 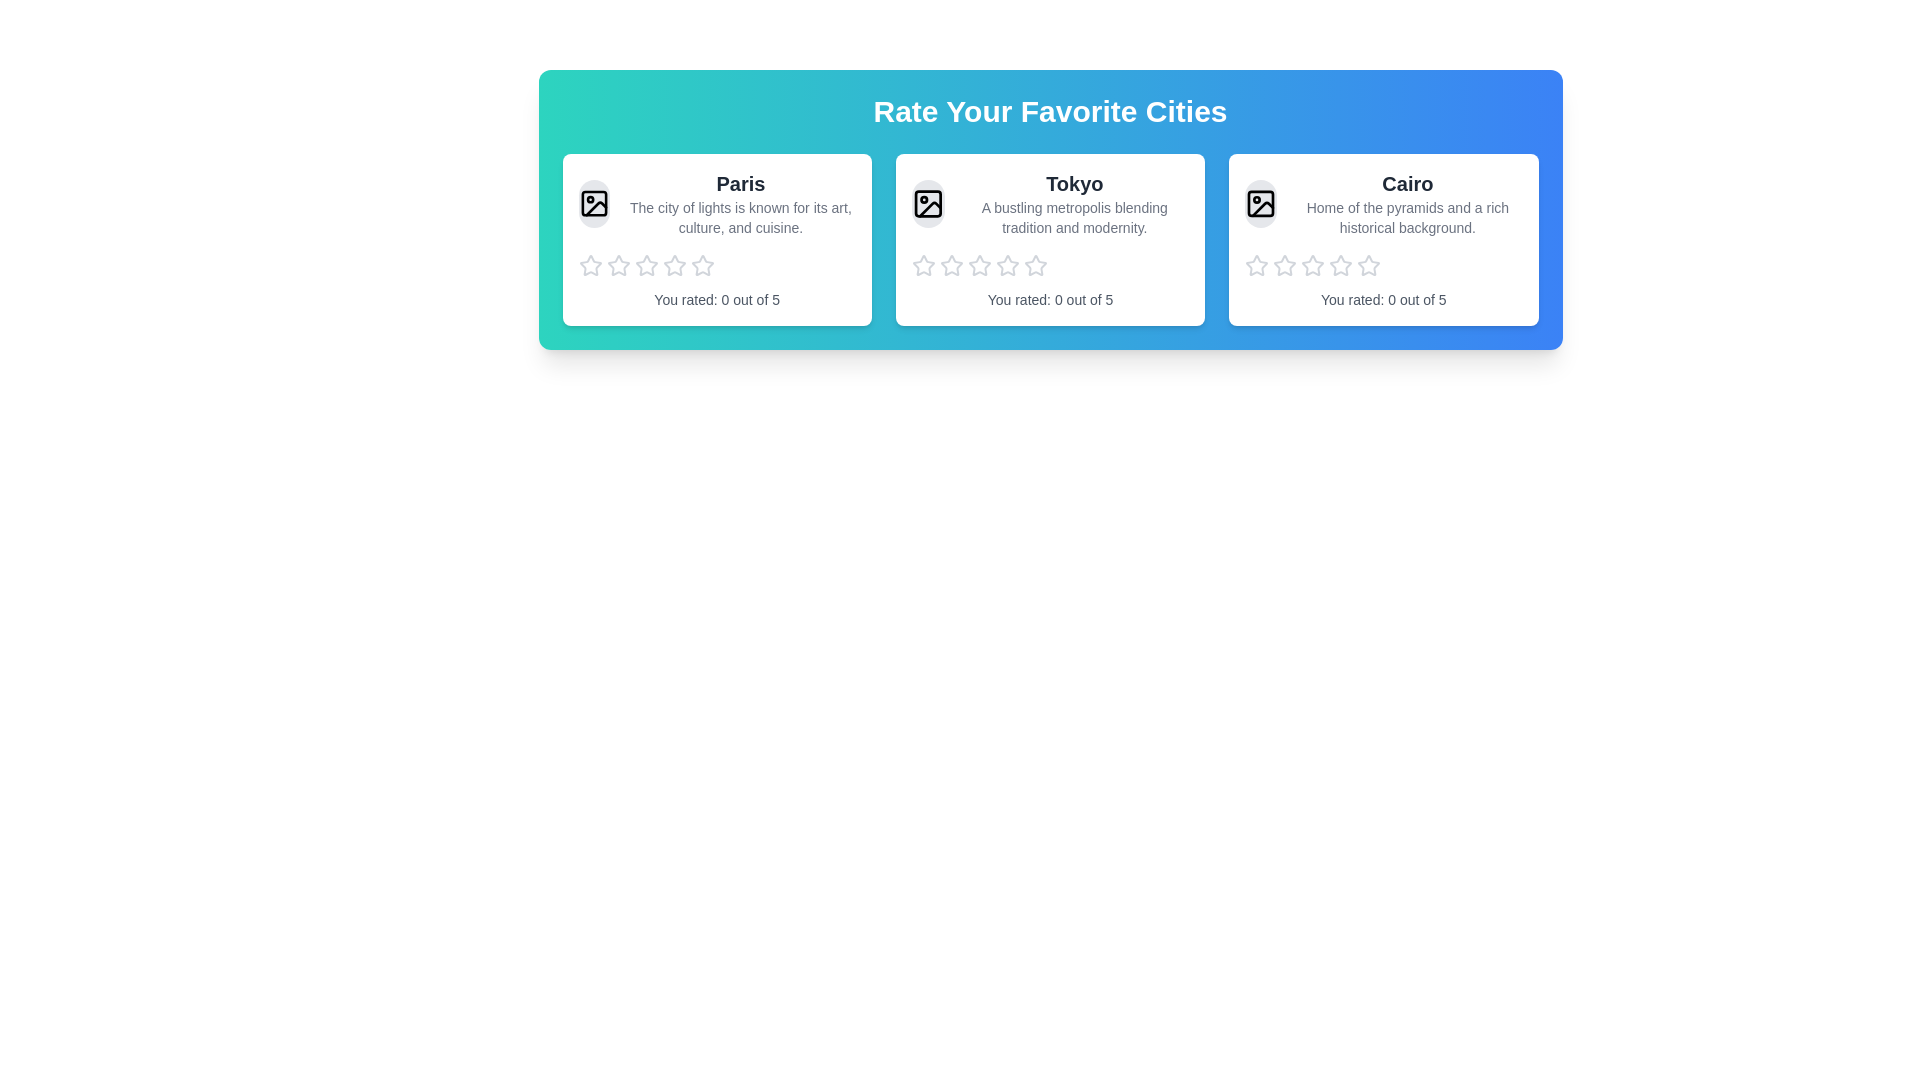 I want to click on the fourth star icon in the 'Paris' card, which allows the user to rate their experience about Paris, so click(x=702, y=264).